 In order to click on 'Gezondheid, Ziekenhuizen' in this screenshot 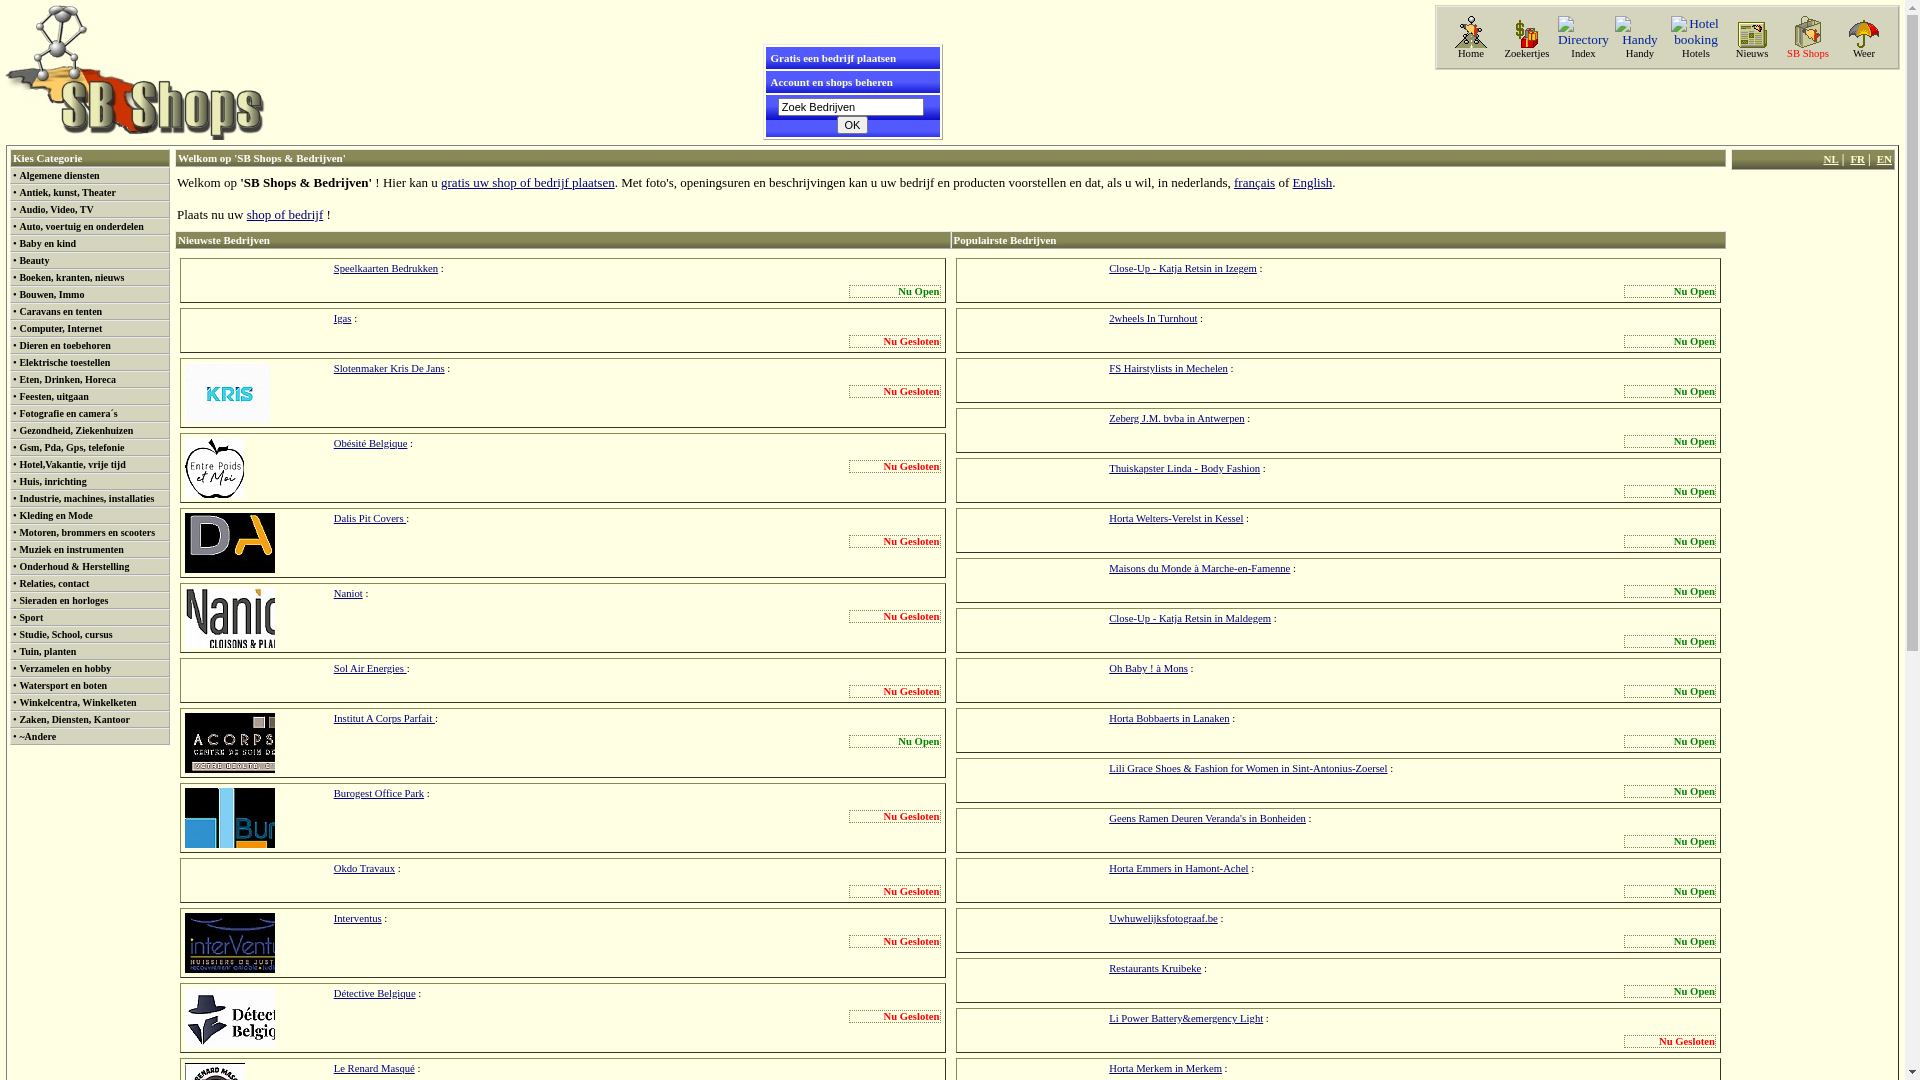, I will do `click(76, 429)`.